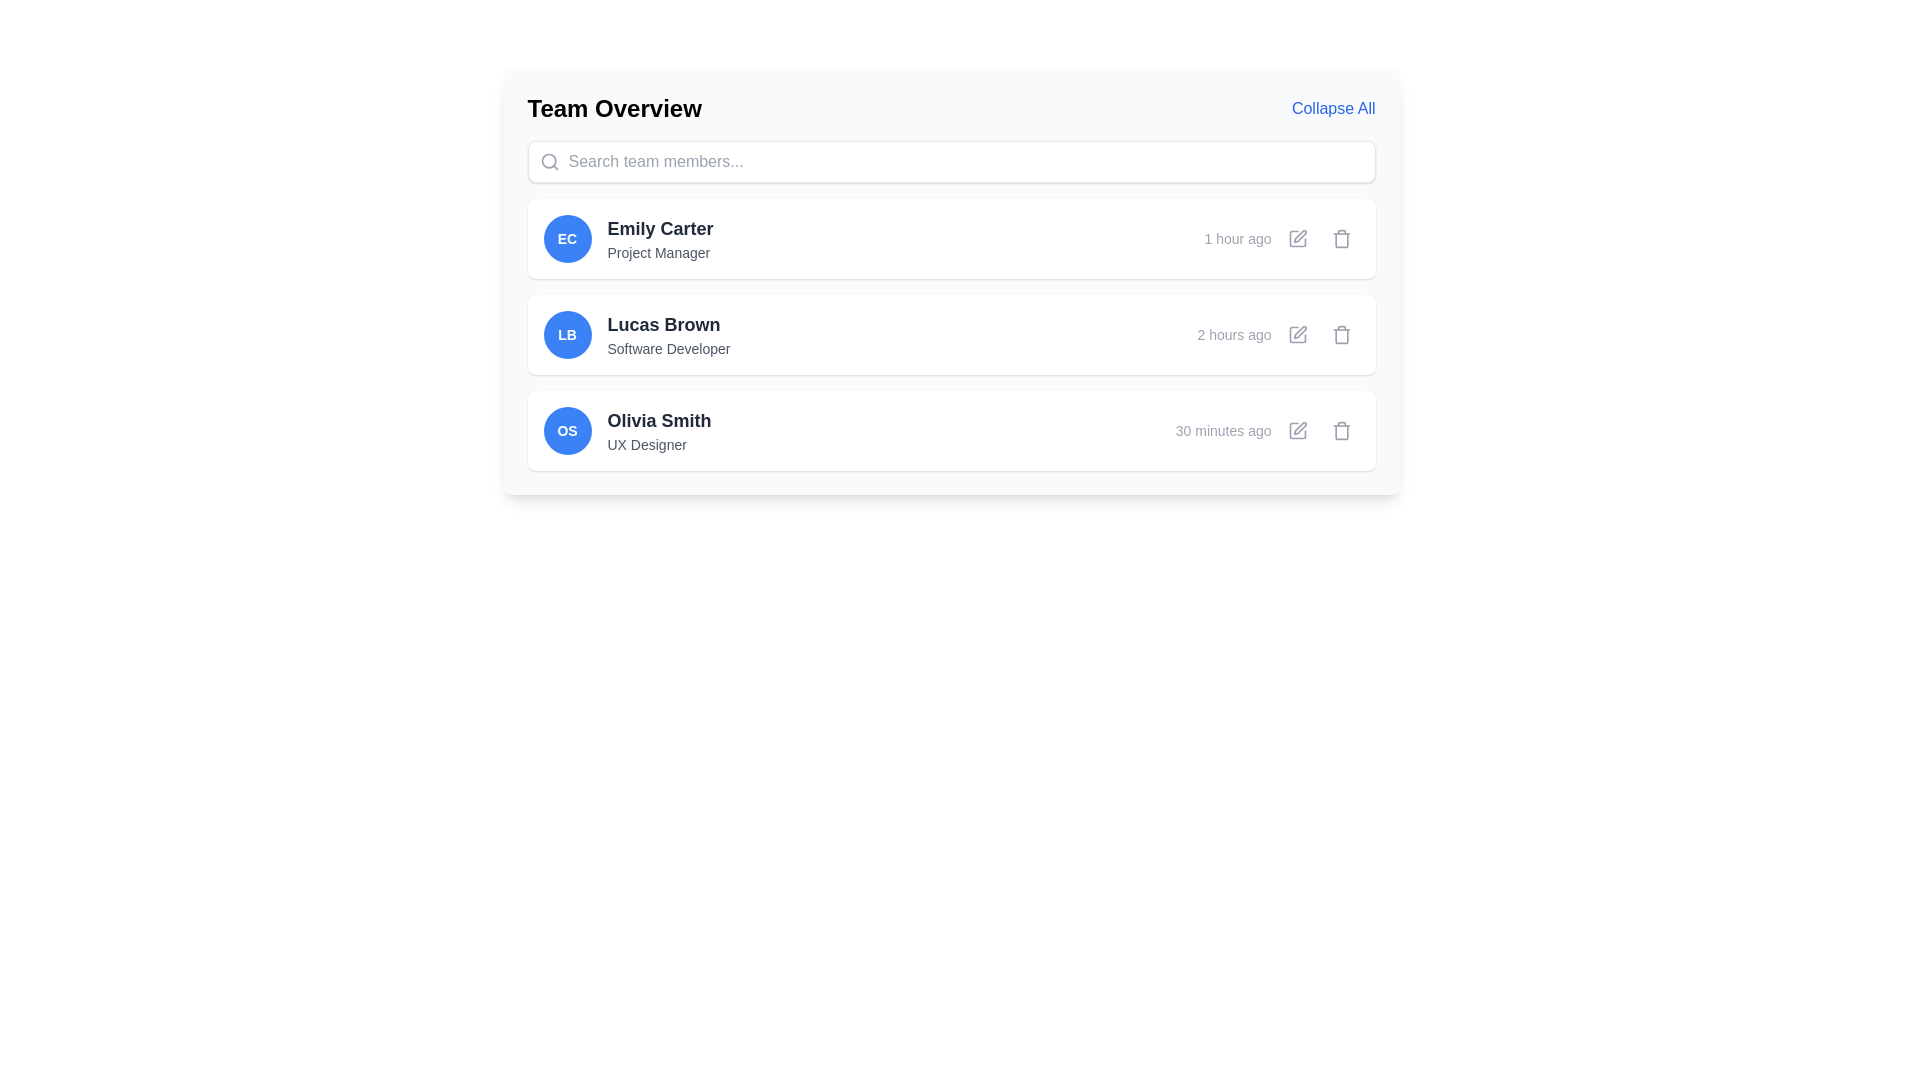 Image resolution: width=1920 pixels, height=1080 pixels. Describe the element at coordinates (660, 227) in the screenshot. I see `the text label displaying the name of the individual in the first team member card of the 'Team Overview' section, which is located above the designation 'Project Manager.'` at that location.